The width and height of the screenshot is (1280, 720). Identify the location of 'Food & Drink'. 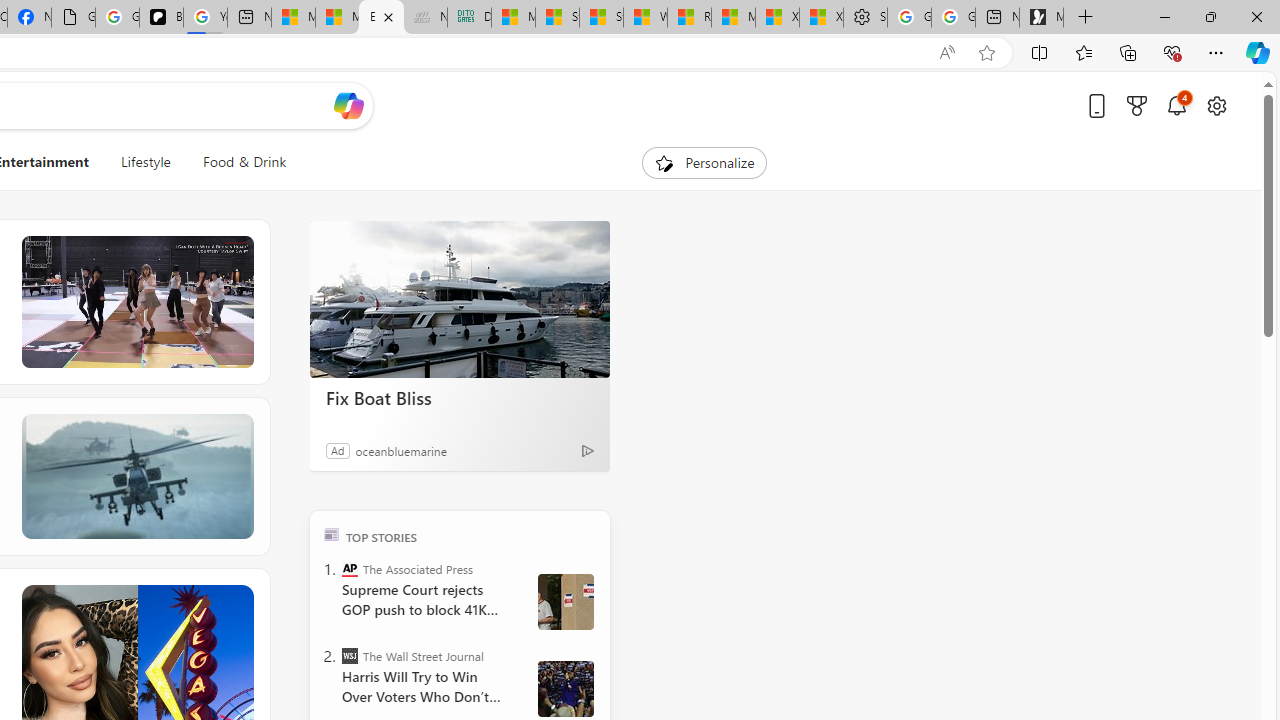
(236, 162).